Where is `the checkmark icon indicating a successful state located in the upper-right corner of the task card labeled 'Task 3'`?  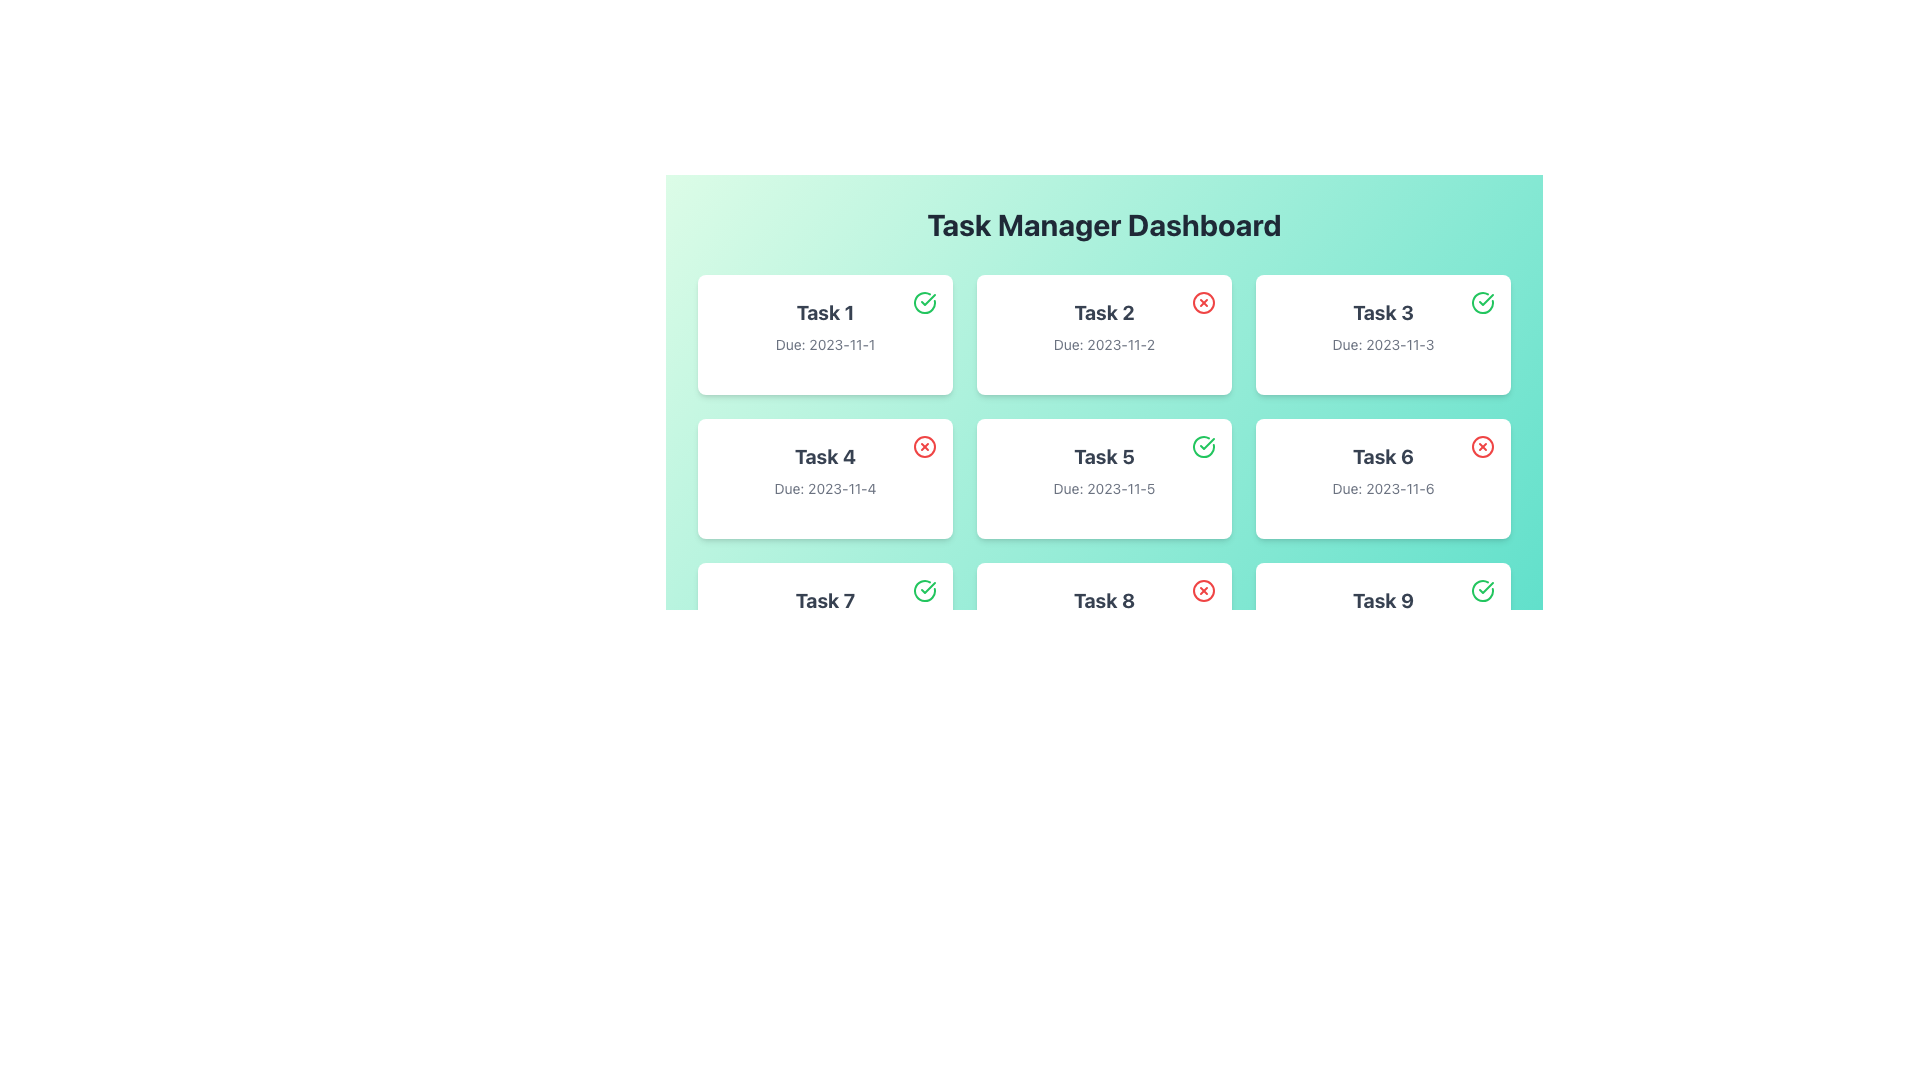
the checkmark icon indicating a successful state located in the upper-right corner of the task card labeled 'Task 3' is located at coordinates (1483, 303).